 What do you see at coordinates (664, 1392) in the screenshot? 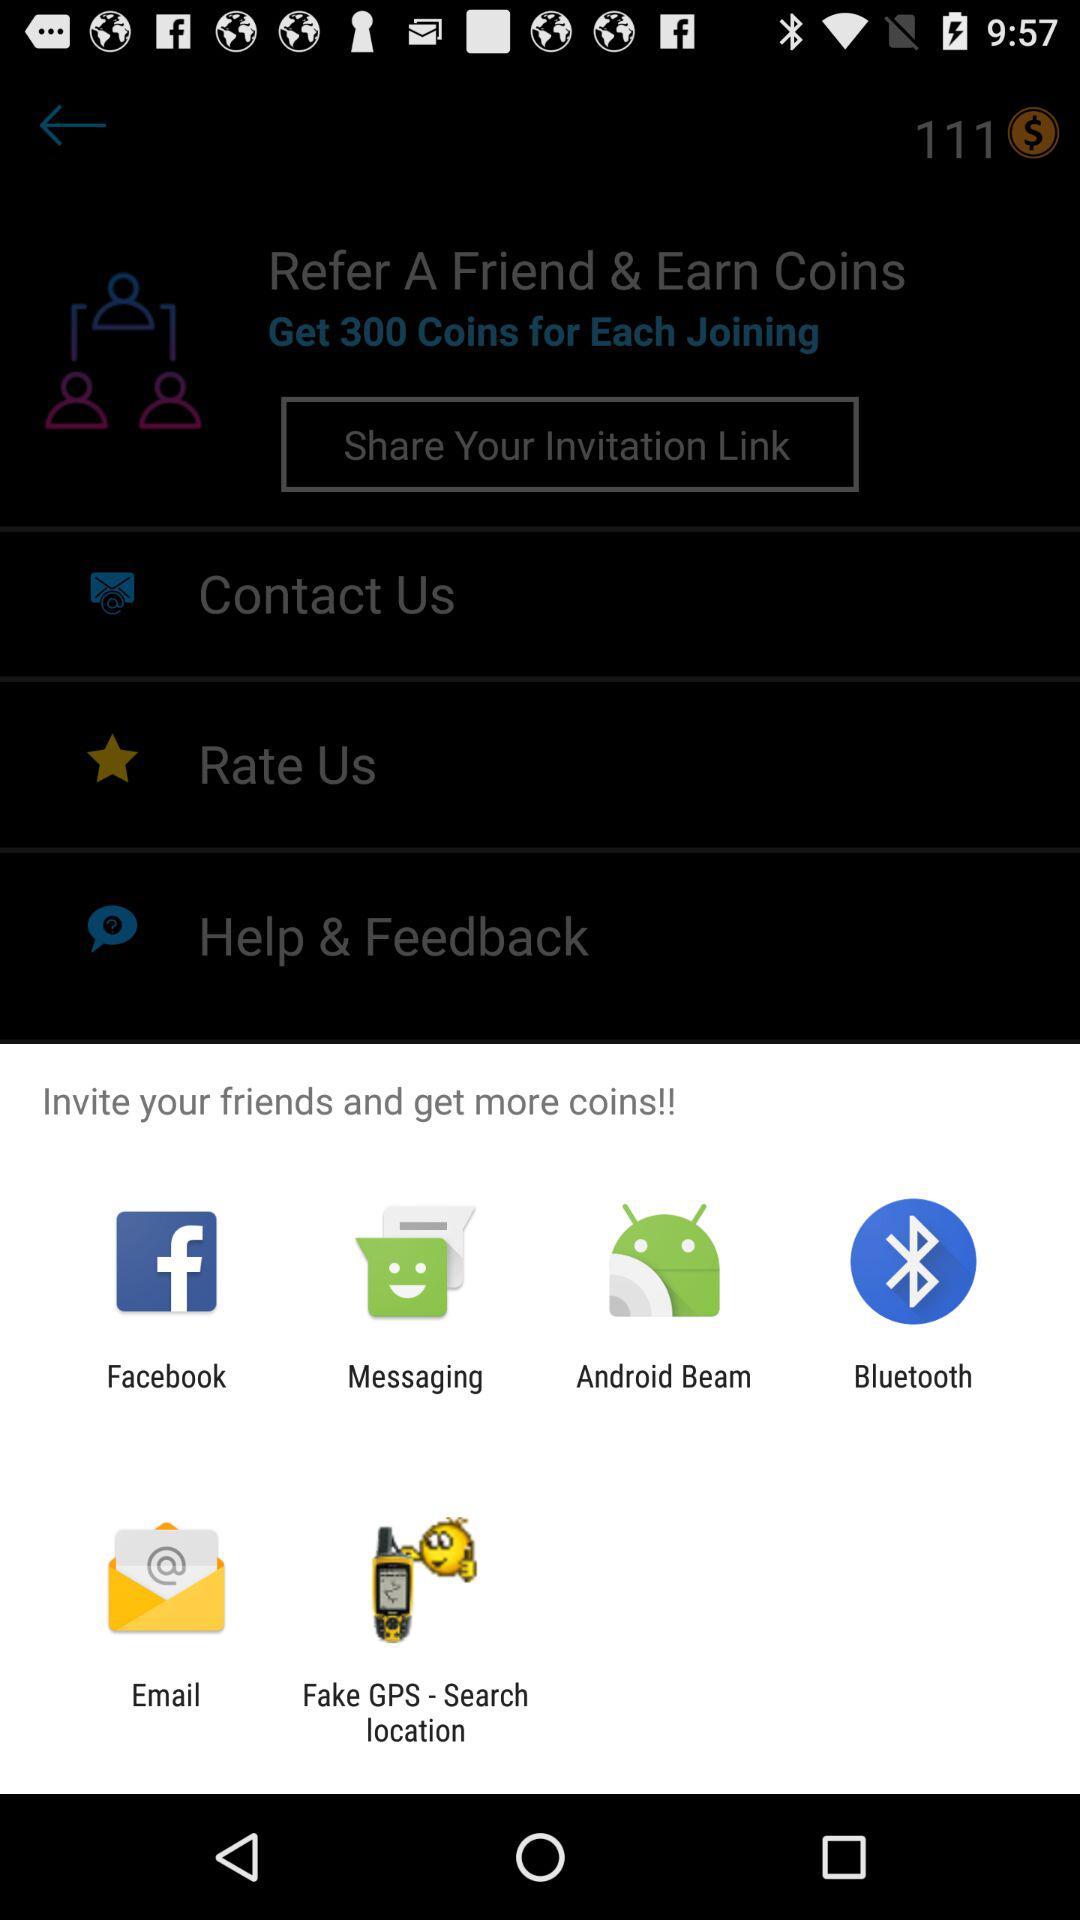
I see `the icon to the left of the bluetooth icon` at bounding box center [664, 1392].